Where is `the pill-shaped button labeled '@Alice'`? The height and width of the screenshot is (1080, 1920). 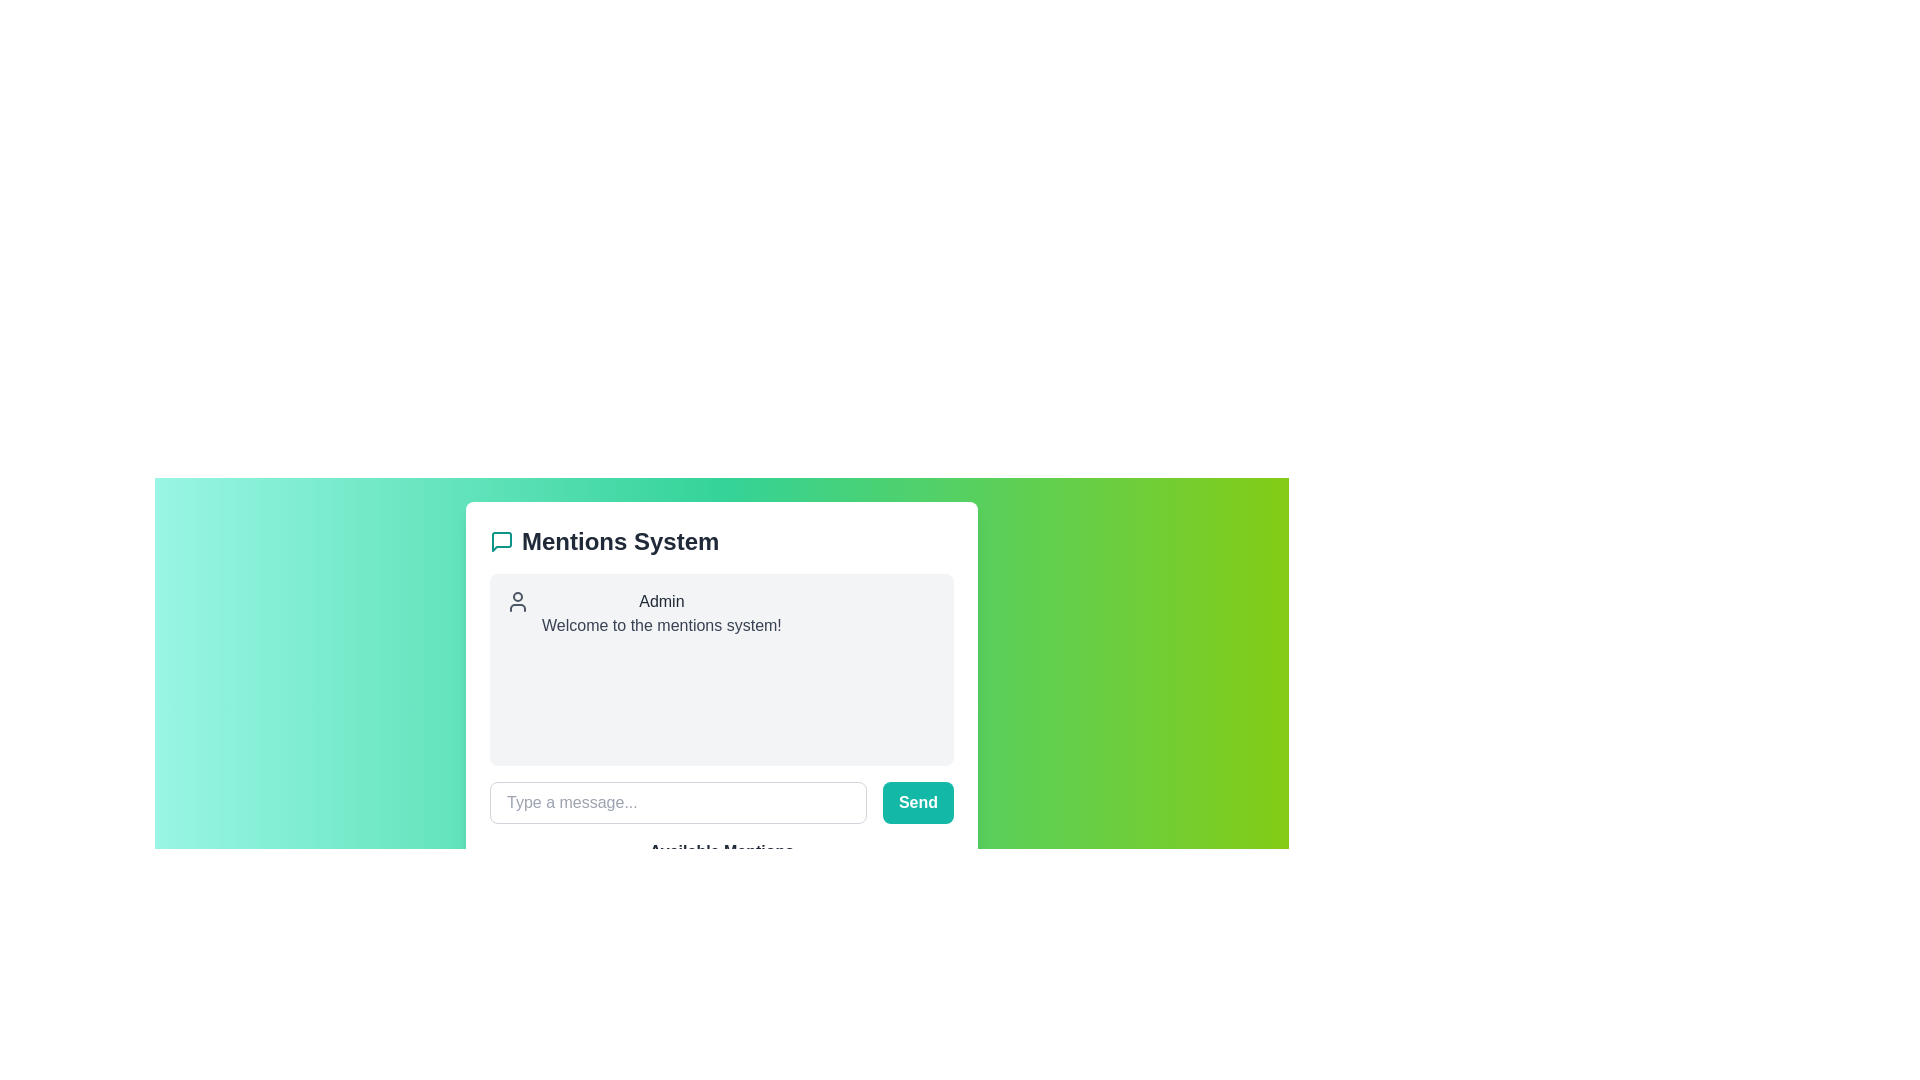
the pill-shaped button labeled '@Alice' is located at coordinates (693, 886).